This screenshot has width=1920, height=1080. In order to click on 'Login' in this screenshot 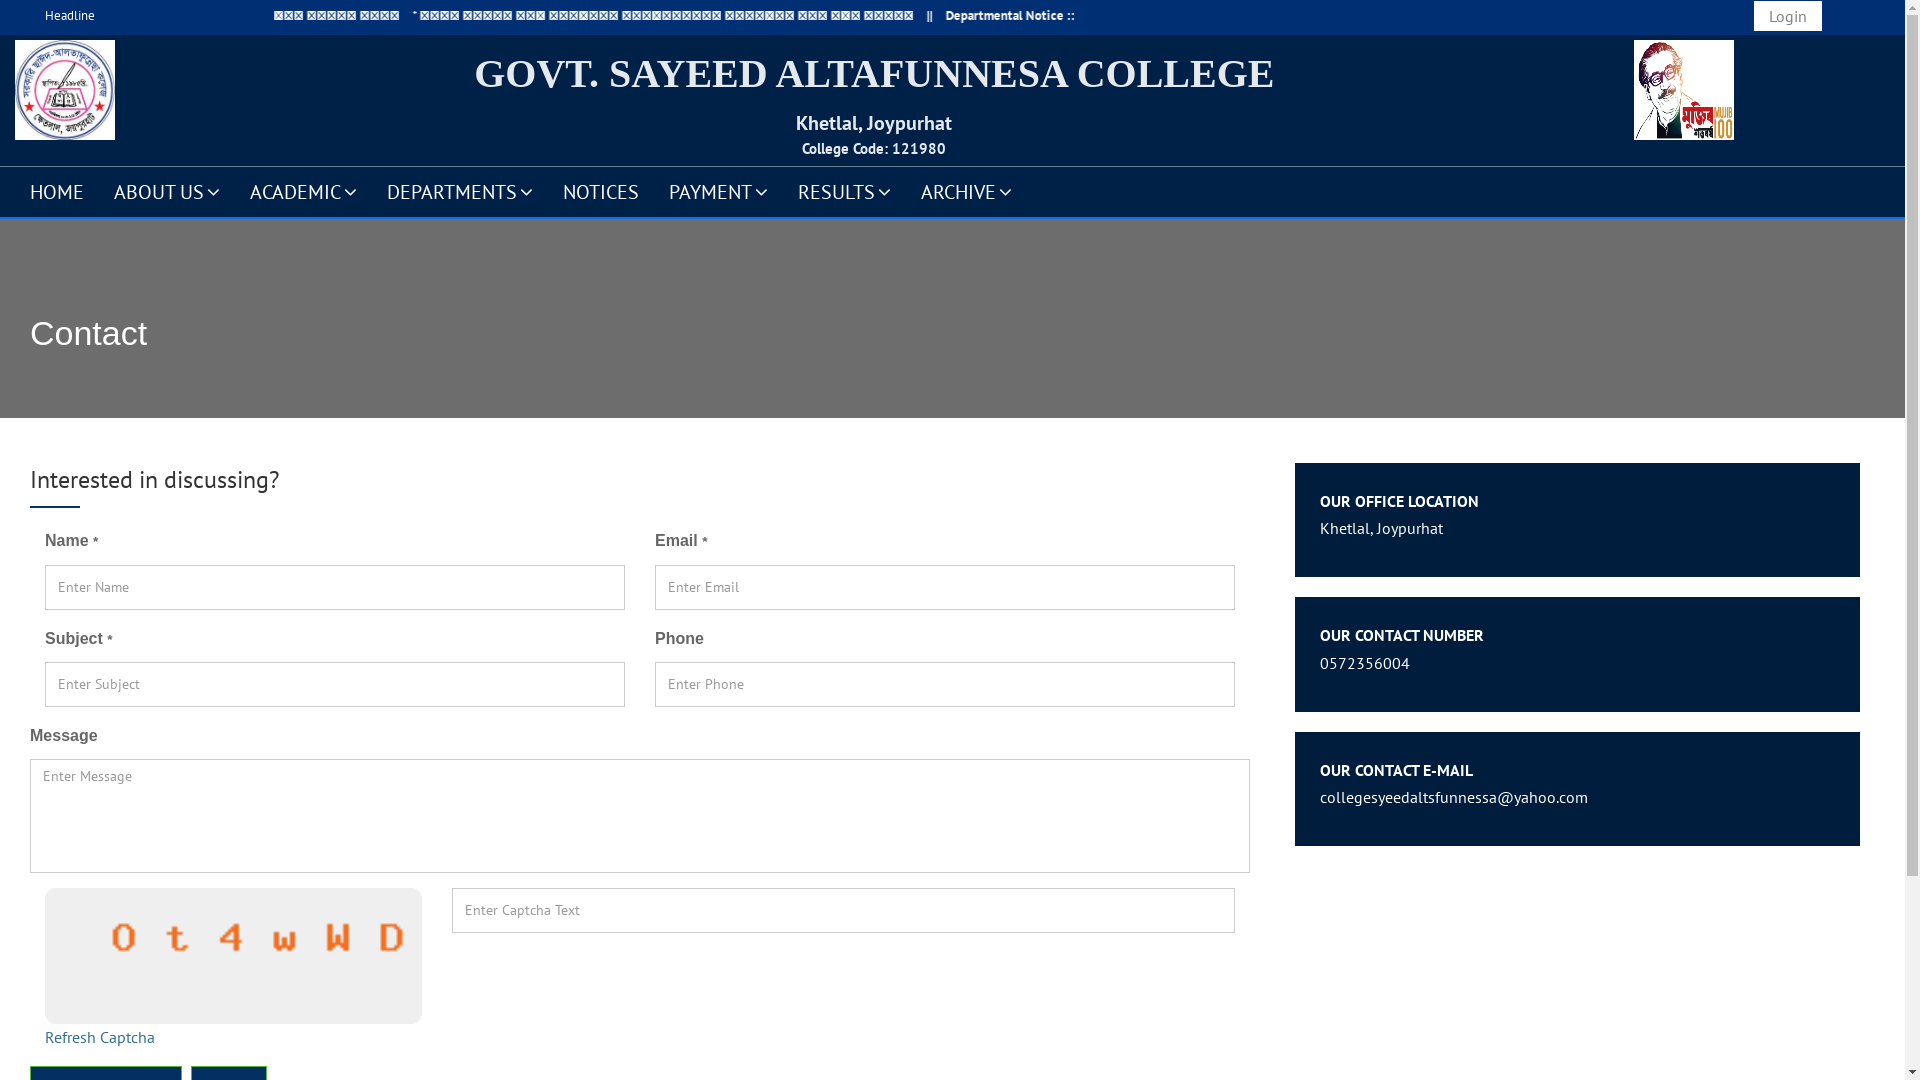, I will do `click(1788, 15)`.